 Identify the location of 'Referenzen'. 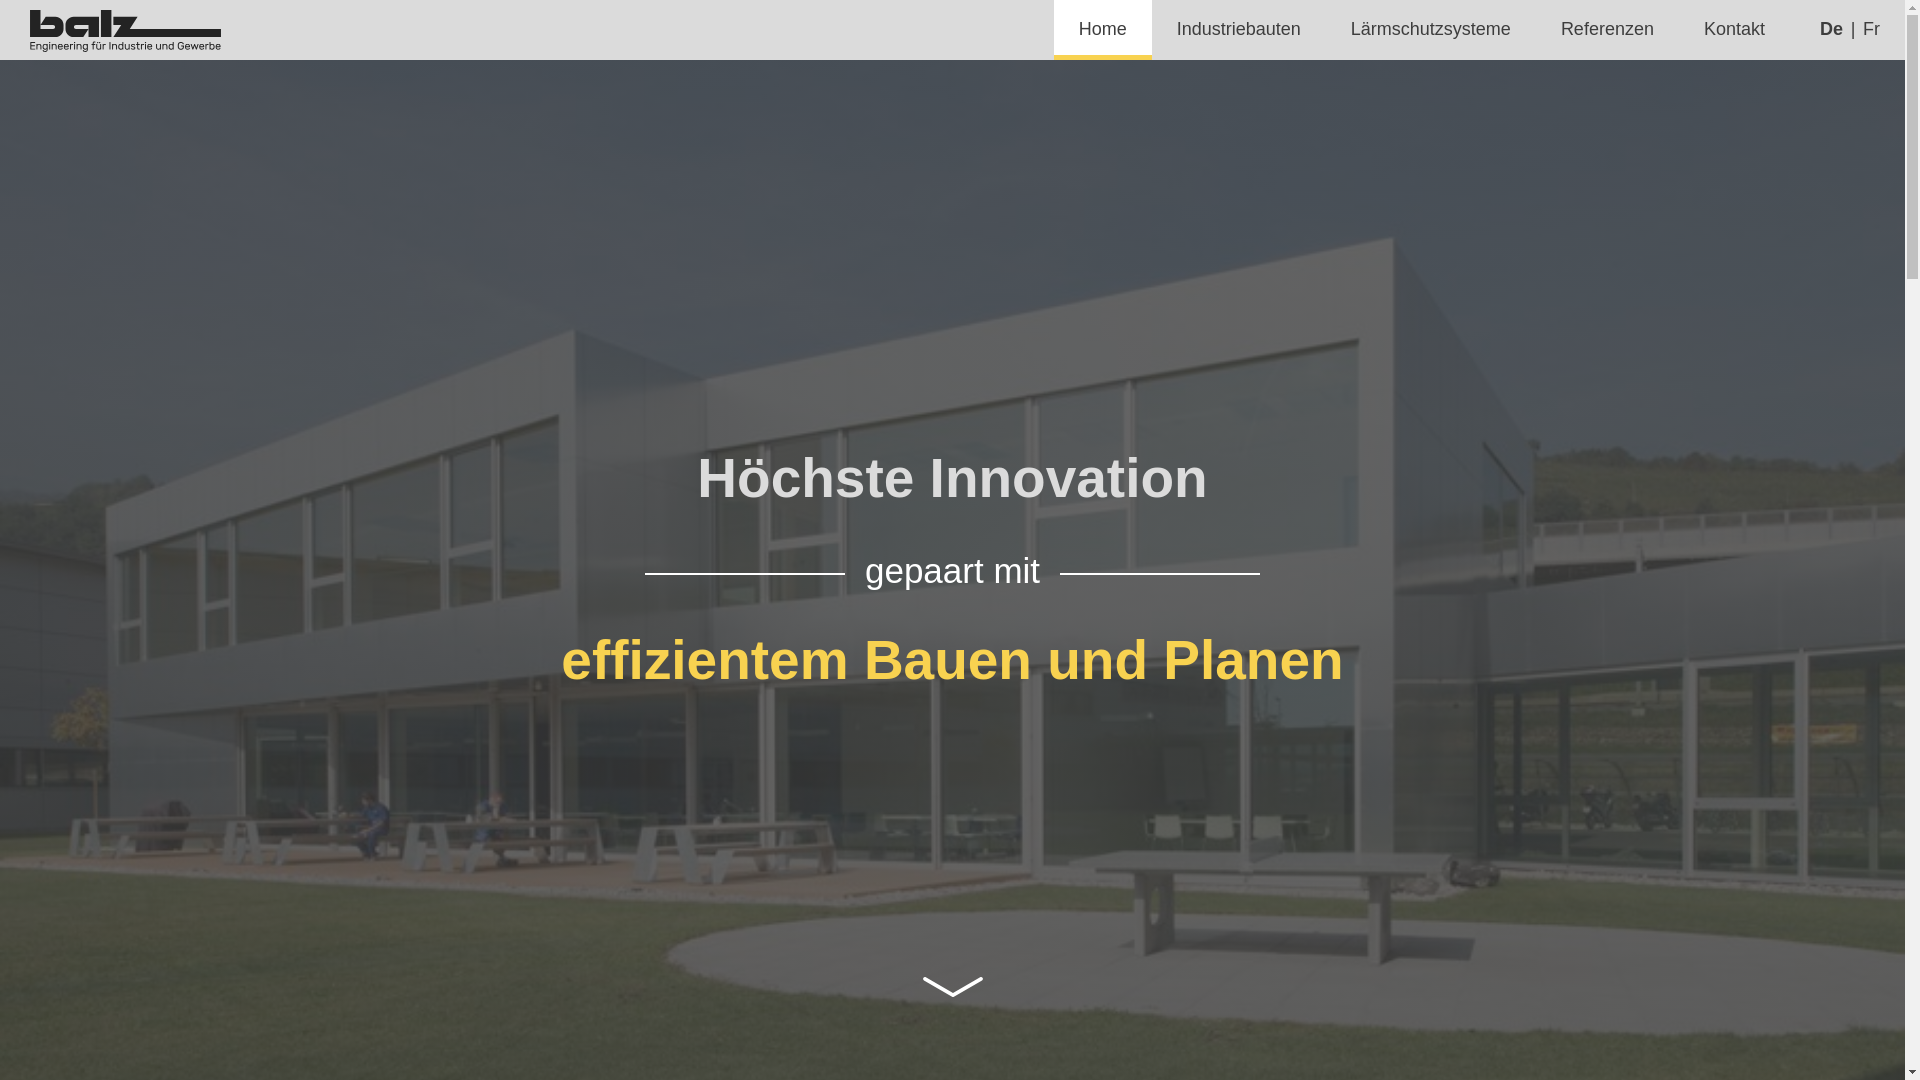
(1607, 30).